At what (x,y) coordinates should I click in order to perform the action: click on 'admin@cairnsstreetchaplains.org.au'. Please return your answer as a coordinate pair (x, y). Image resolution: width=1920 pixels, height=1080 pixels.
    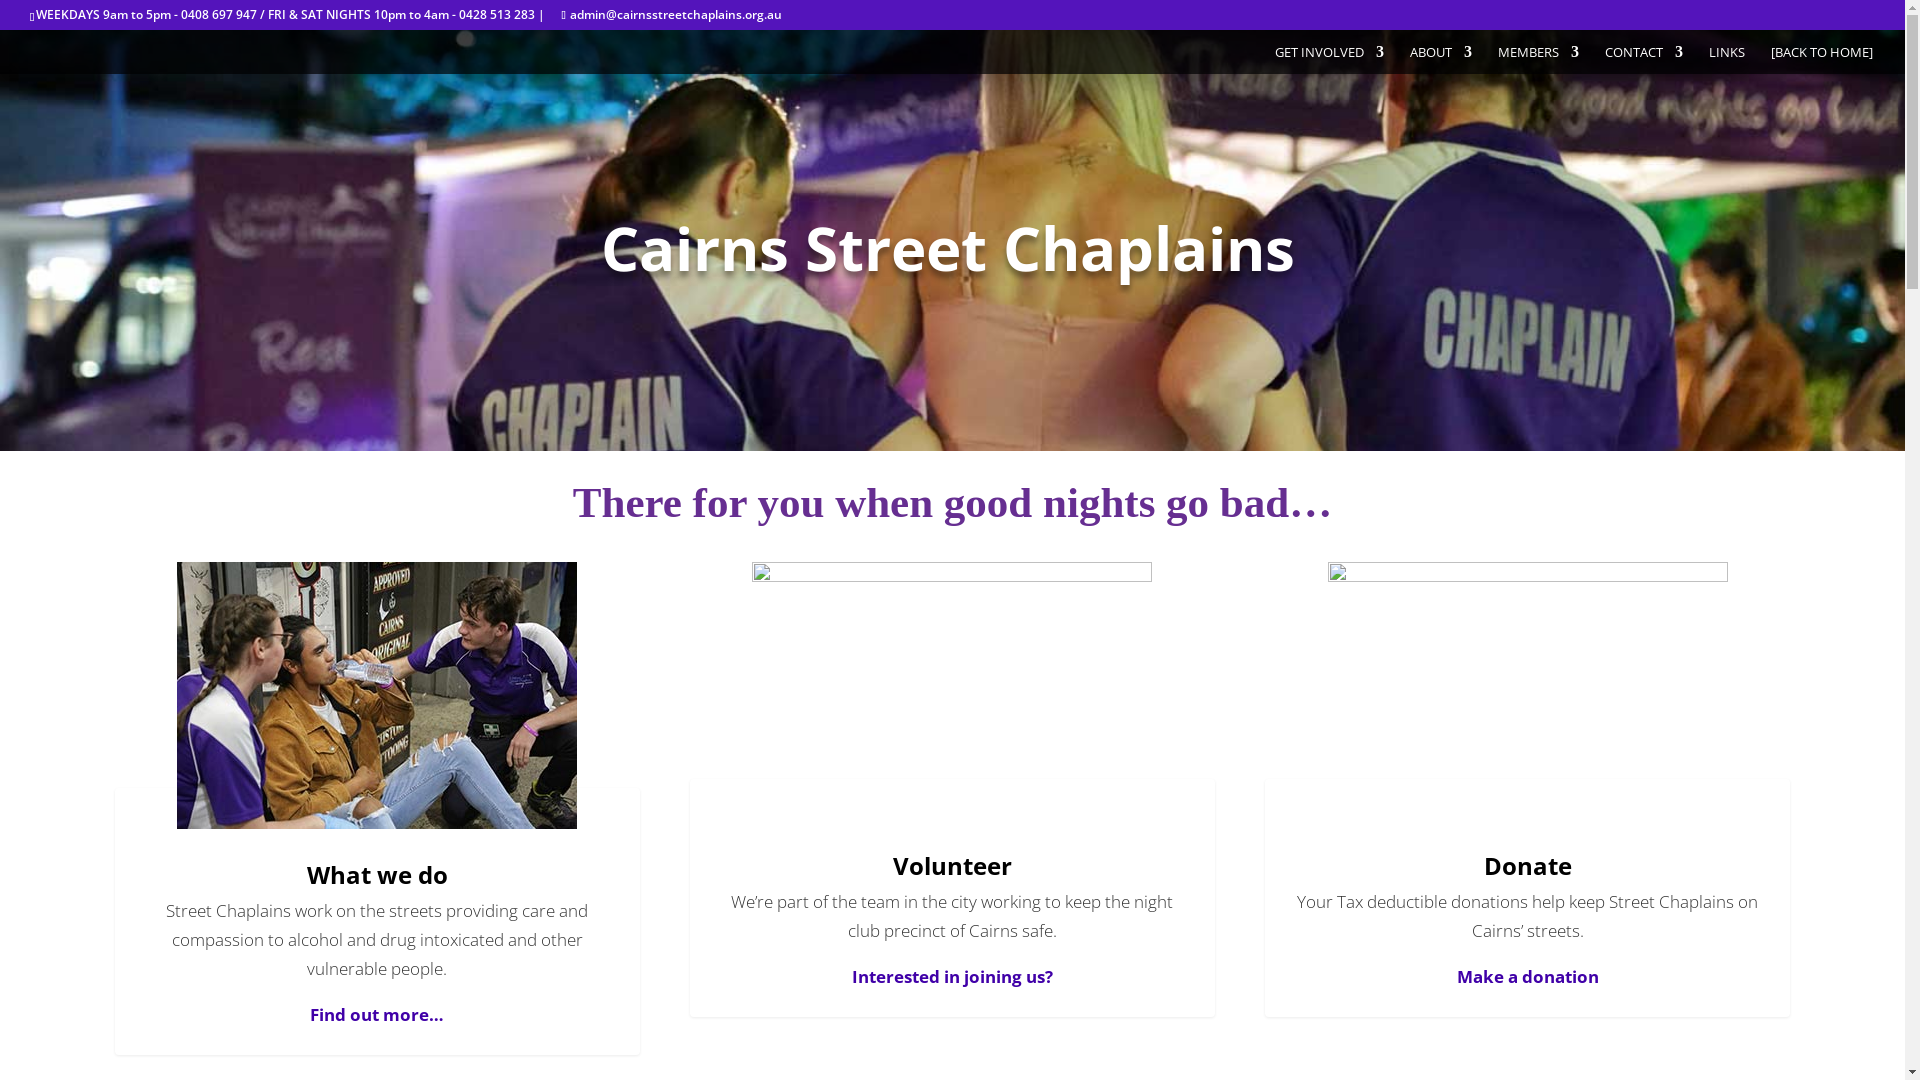
    Looking at the image, I should click on (560, 14).